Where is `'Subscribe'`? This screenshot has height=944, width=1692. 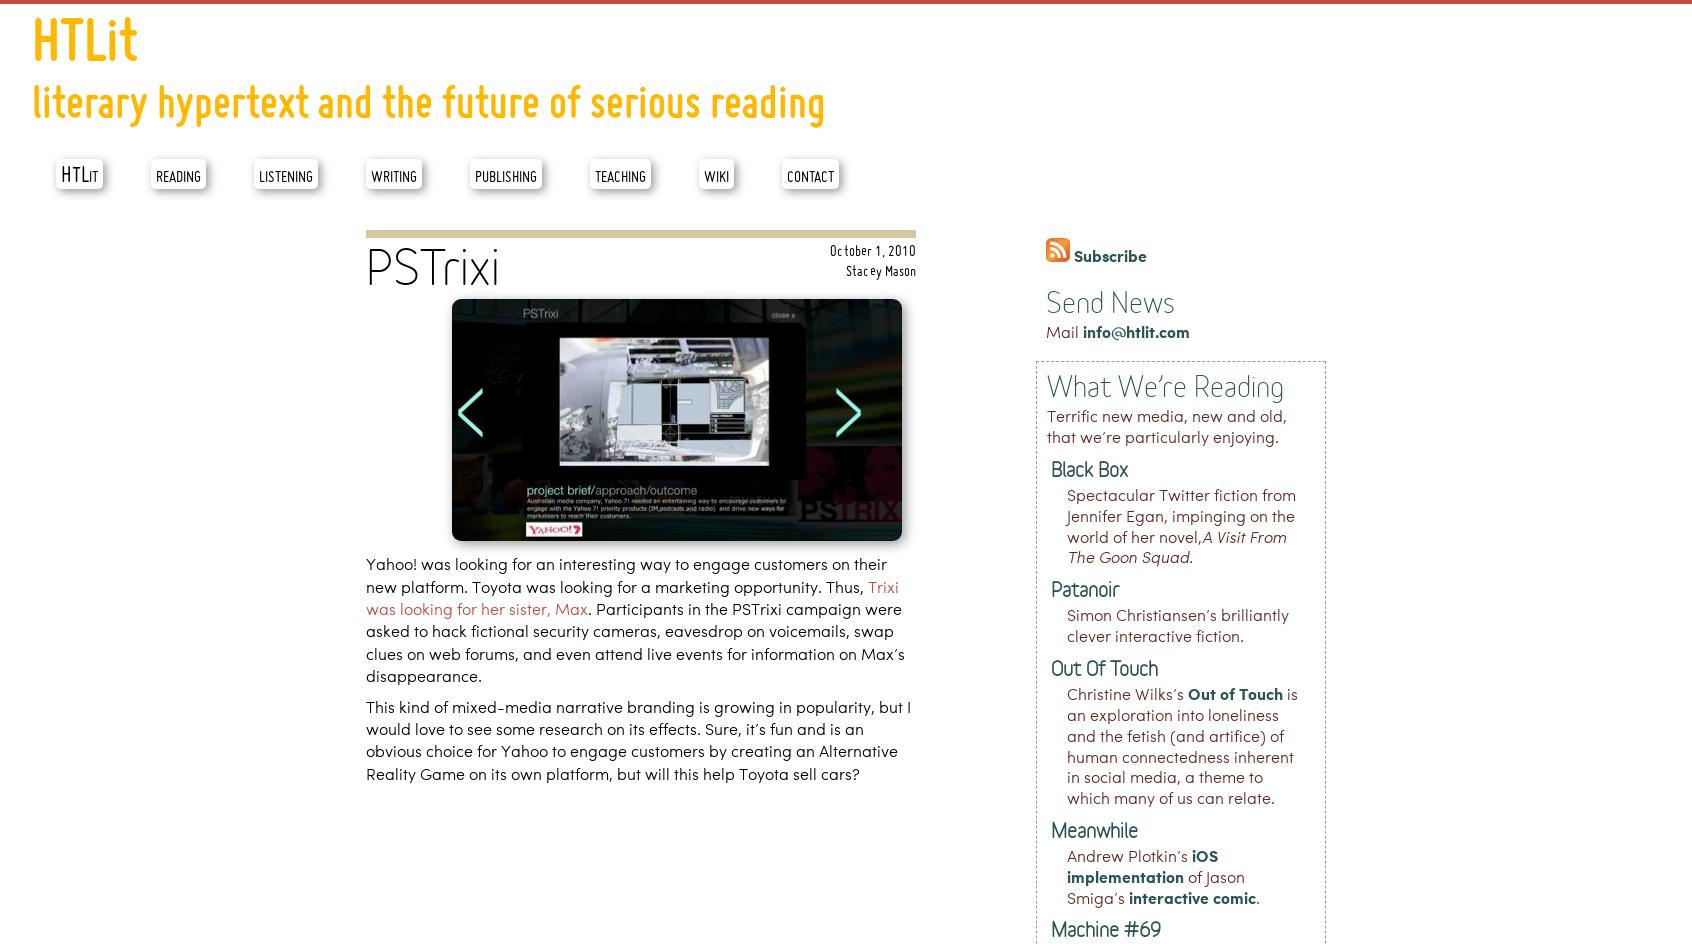 'Subscribe' is located at coordinates (1108, 256).